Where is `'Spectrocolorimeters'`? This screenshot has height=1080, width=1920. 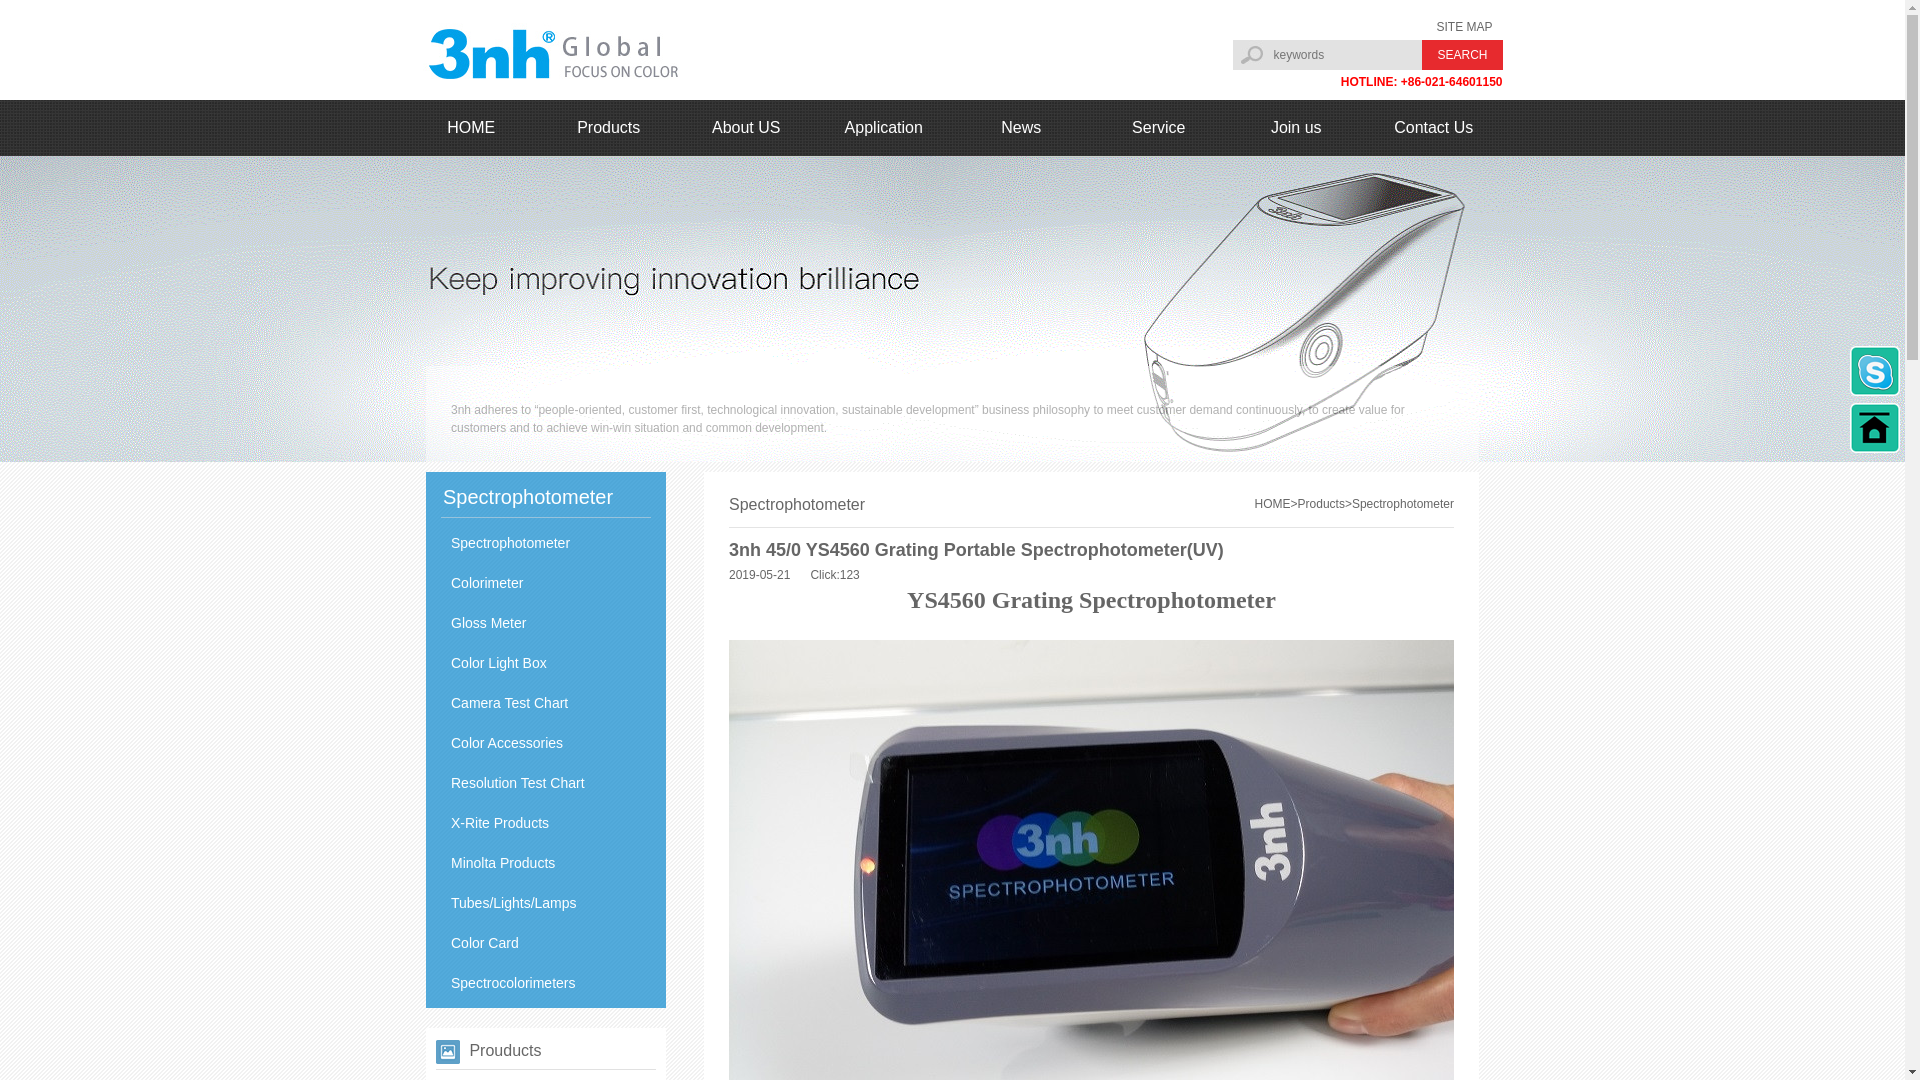
'Spectrocolorimeters' is located at coordinates (546, 982).